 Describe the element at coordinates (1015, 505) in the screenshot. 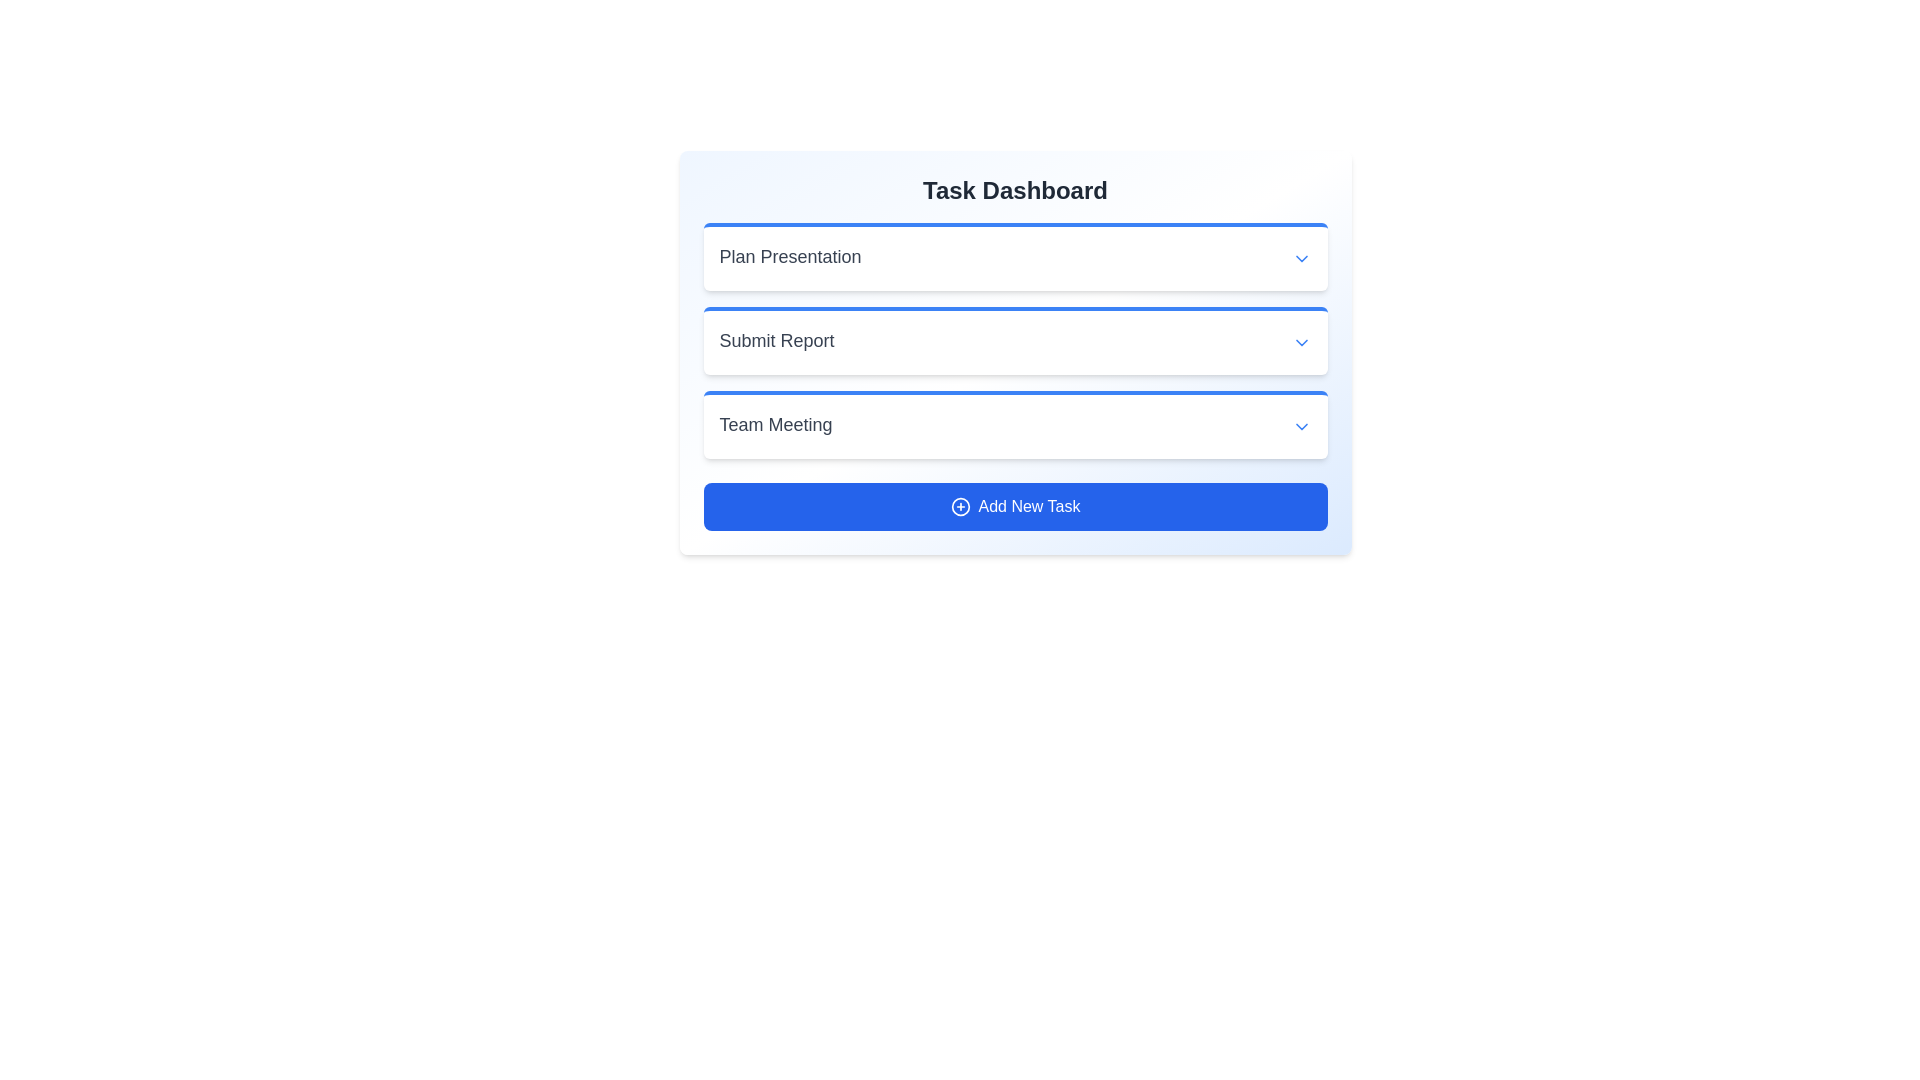

I see `the 'Add New Task' button` at that location.